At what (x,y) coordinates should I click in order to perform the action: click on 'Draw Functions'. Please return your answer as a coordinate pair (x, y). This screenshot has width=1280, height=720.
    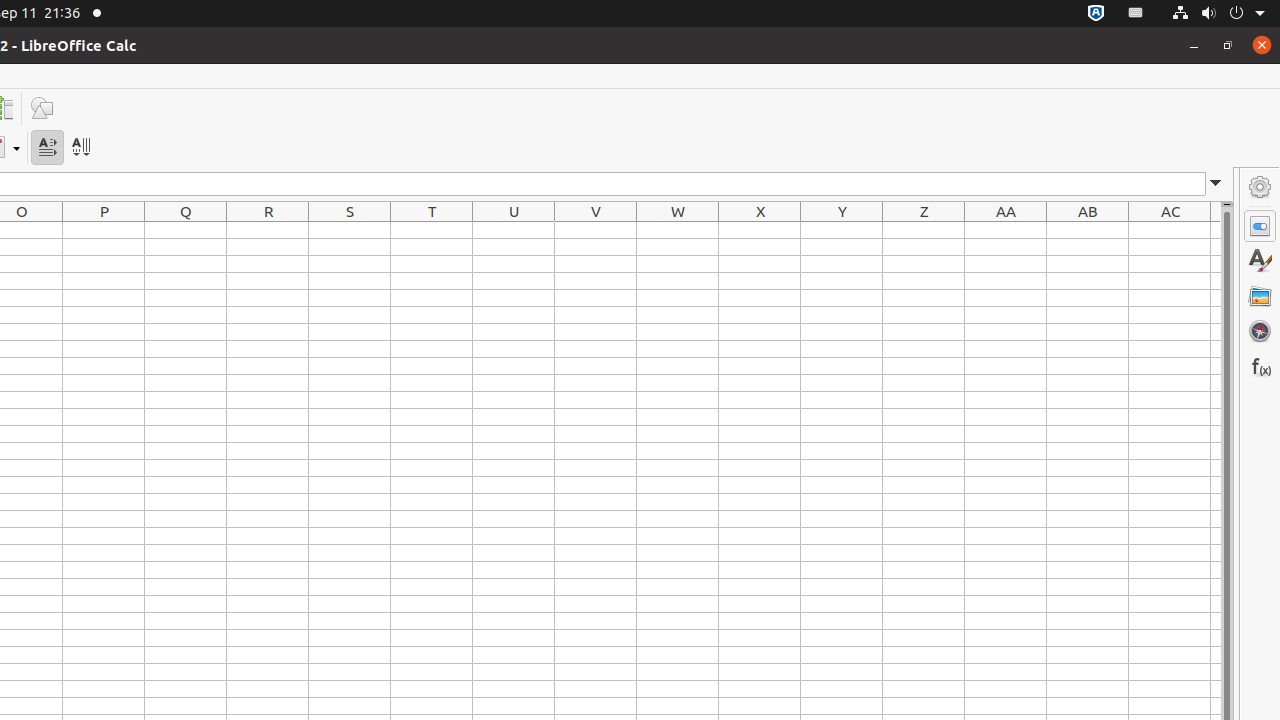
    Looking at the image, I should click on (41, 108).